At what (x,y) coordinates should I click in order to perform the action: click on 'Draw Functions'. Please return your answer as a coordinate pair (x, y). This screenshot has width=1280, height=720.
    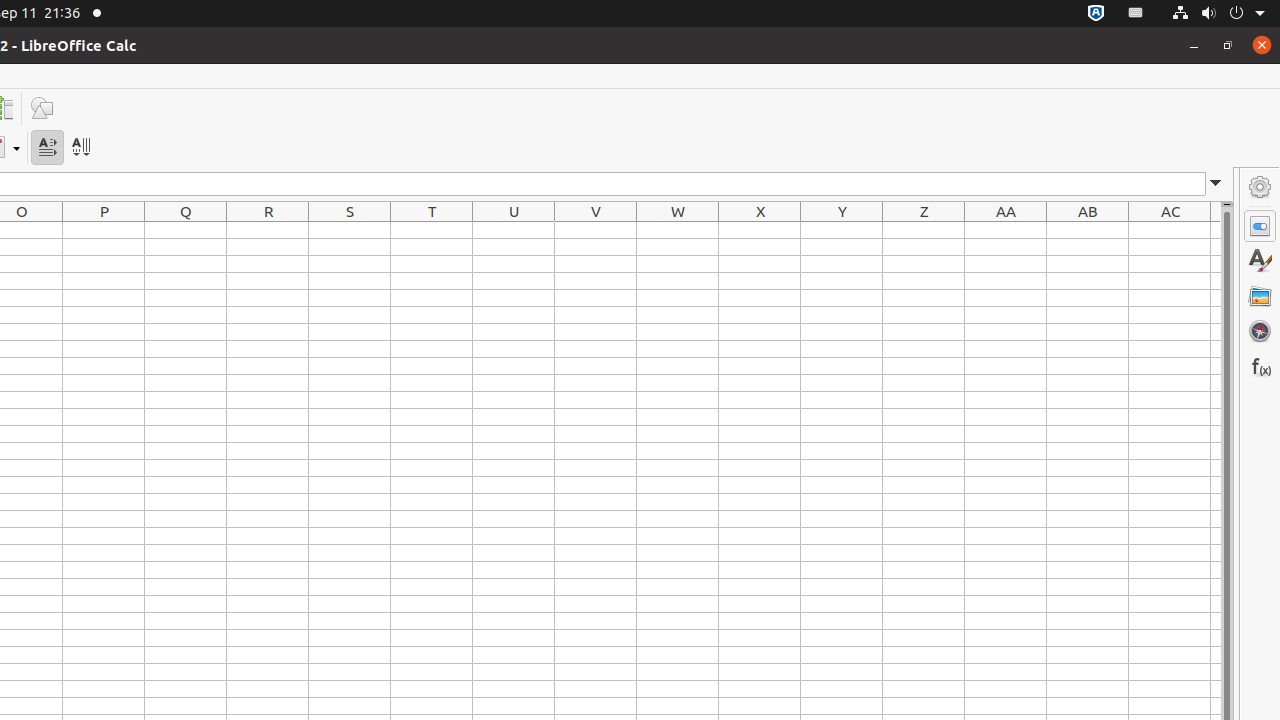
    Looking at the image, I should click on (41, 108).